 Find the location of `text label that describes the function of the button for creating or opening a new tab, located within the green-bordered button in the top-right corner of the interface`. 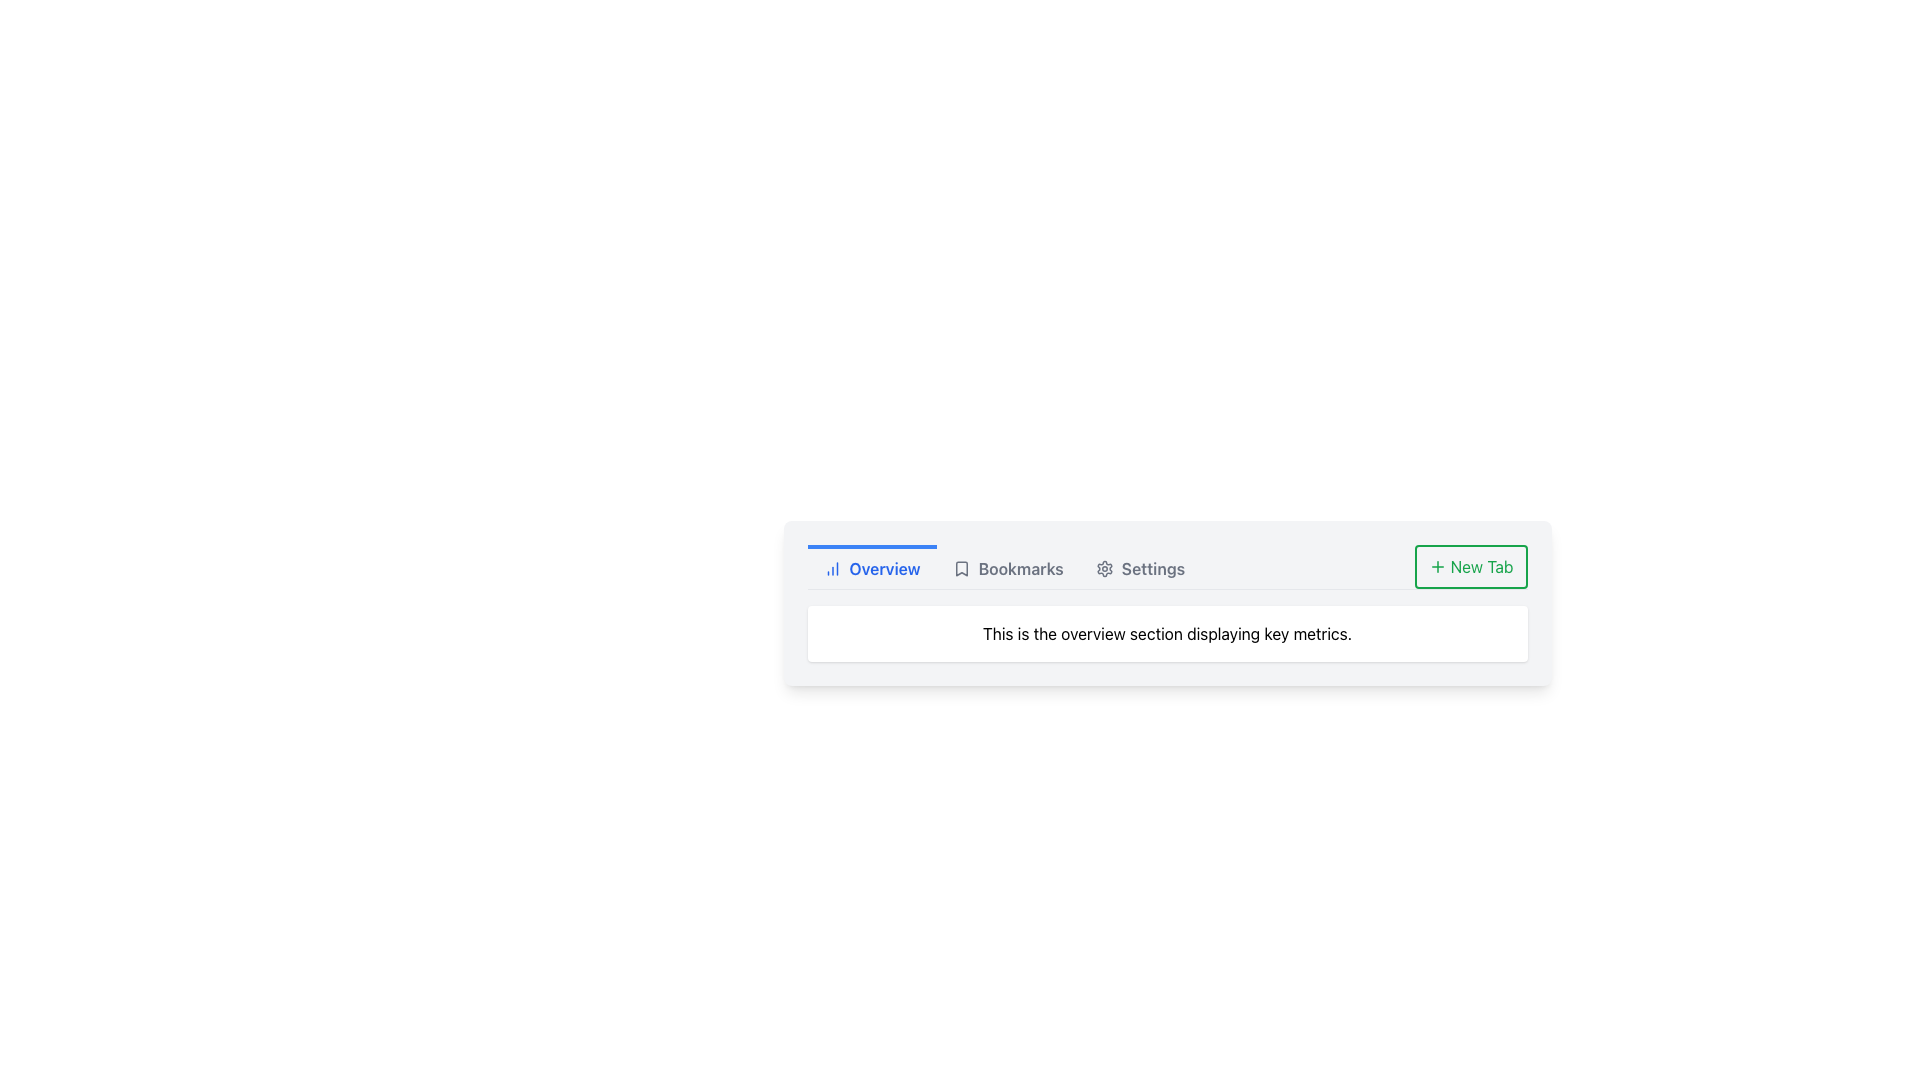

text label that describes the function of the button for creating or opening a new tab, located within the green-bordered button in the top-right corner of the interface is located at coordinates (1482, 567).